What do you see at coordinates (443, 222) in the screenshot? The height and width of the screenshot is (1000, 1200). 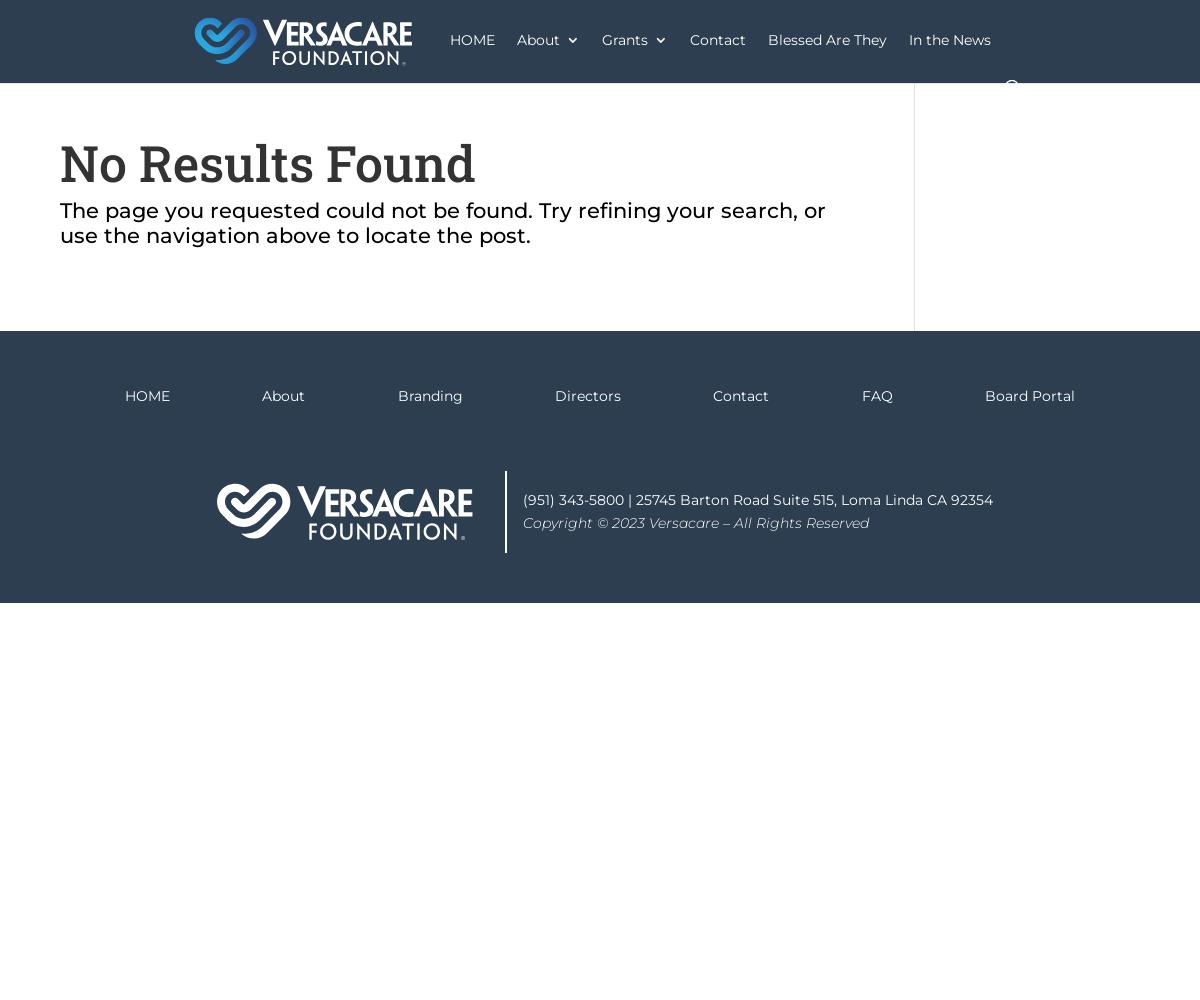 I see `'The page you requested could not be found. Try refining your search, or use the navigation above to locate the post.'` at bounding box center [443, 222].